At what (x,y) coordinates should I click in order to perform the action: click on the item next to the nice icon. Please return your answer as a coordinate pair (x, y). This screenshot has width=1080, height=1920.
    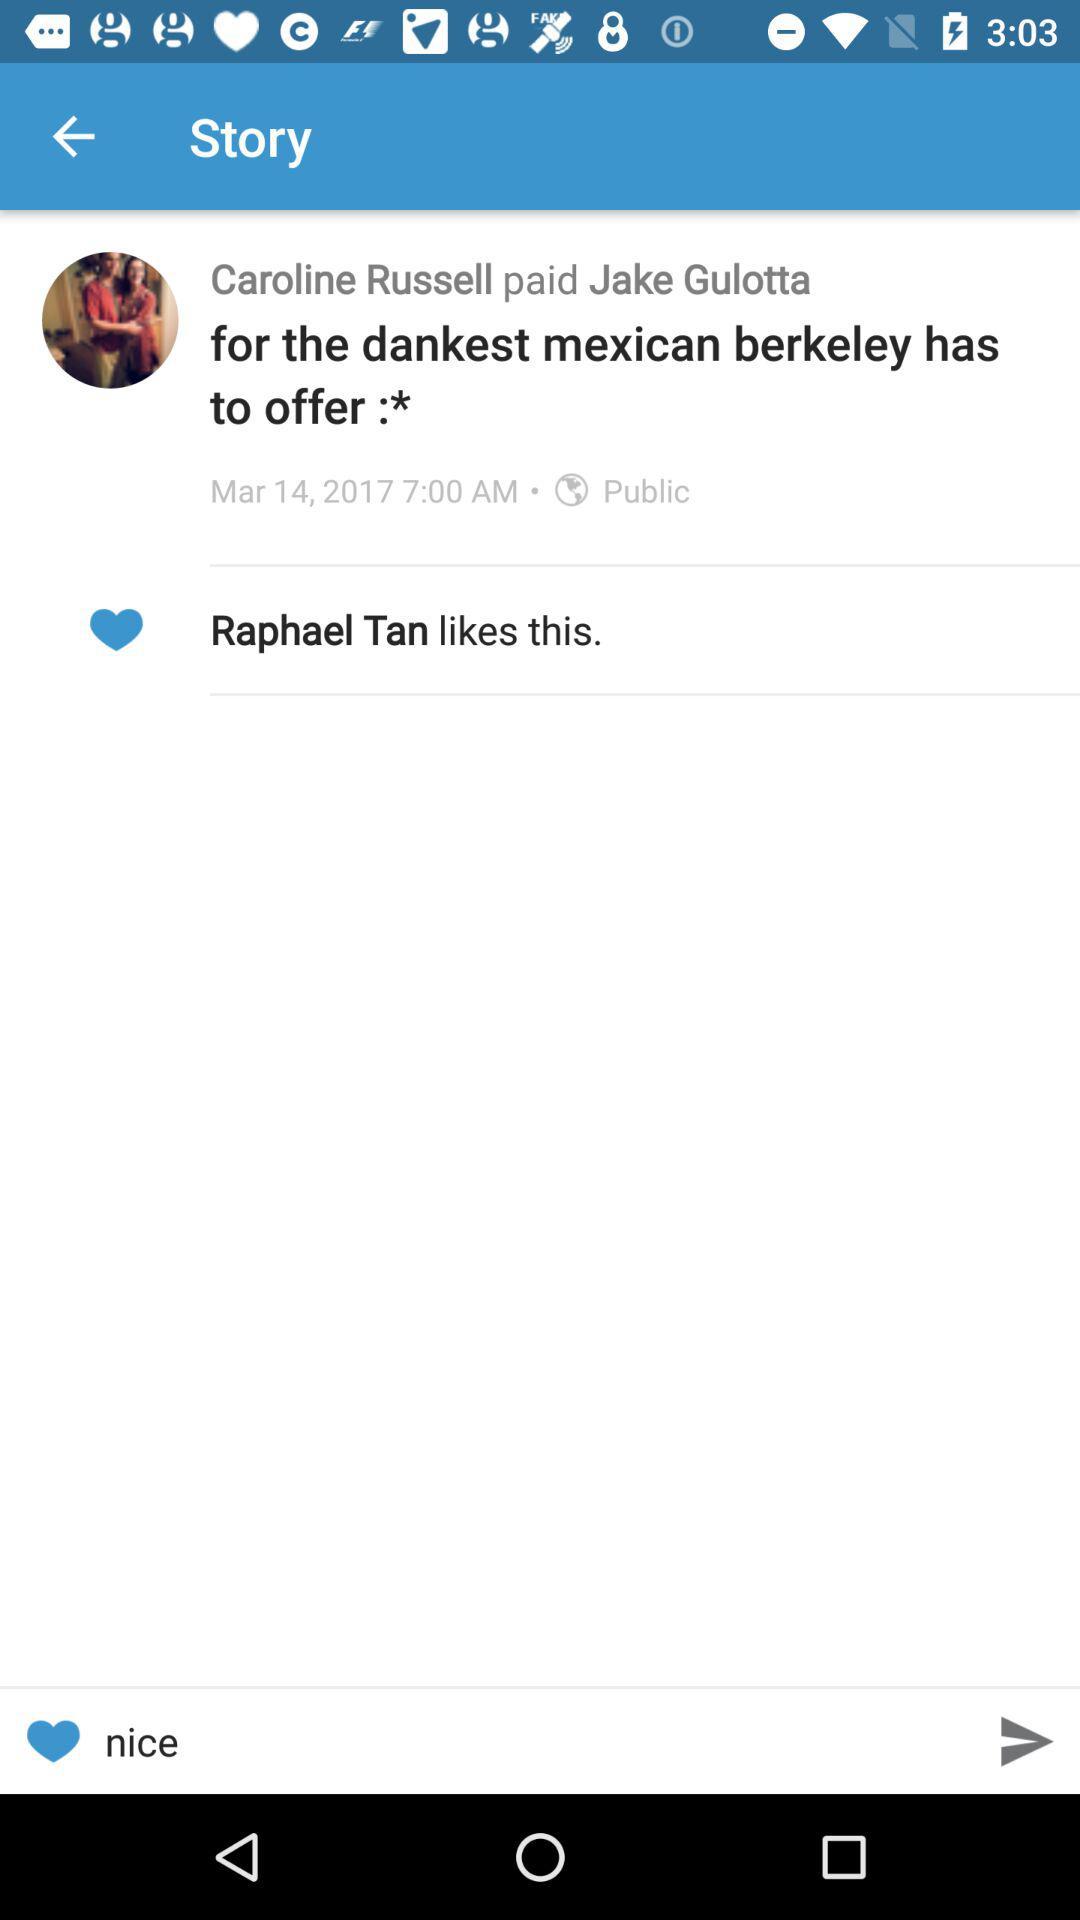
    Looking at the image, I should click on (51, 1740).